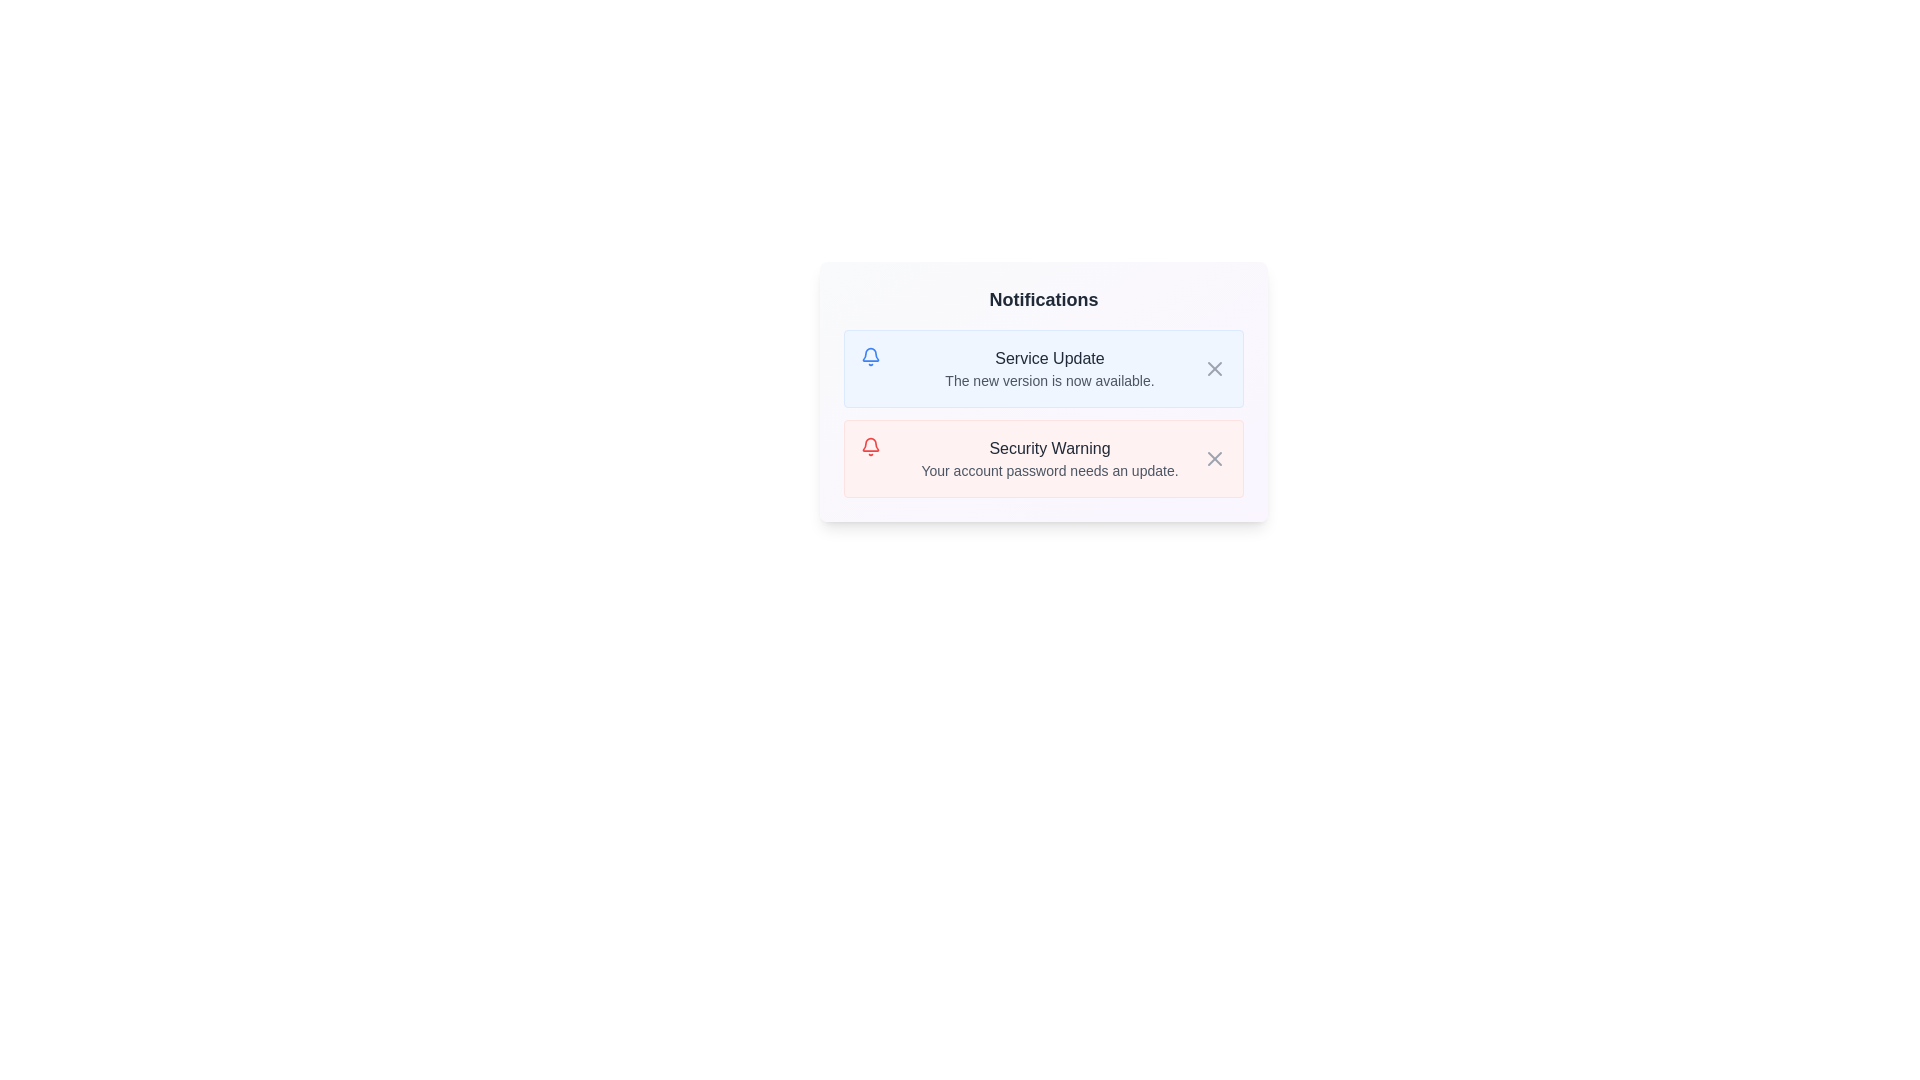 The width and height of the screenshot is (1920, 1080). I want to click on the icon located, so click(870, 369).